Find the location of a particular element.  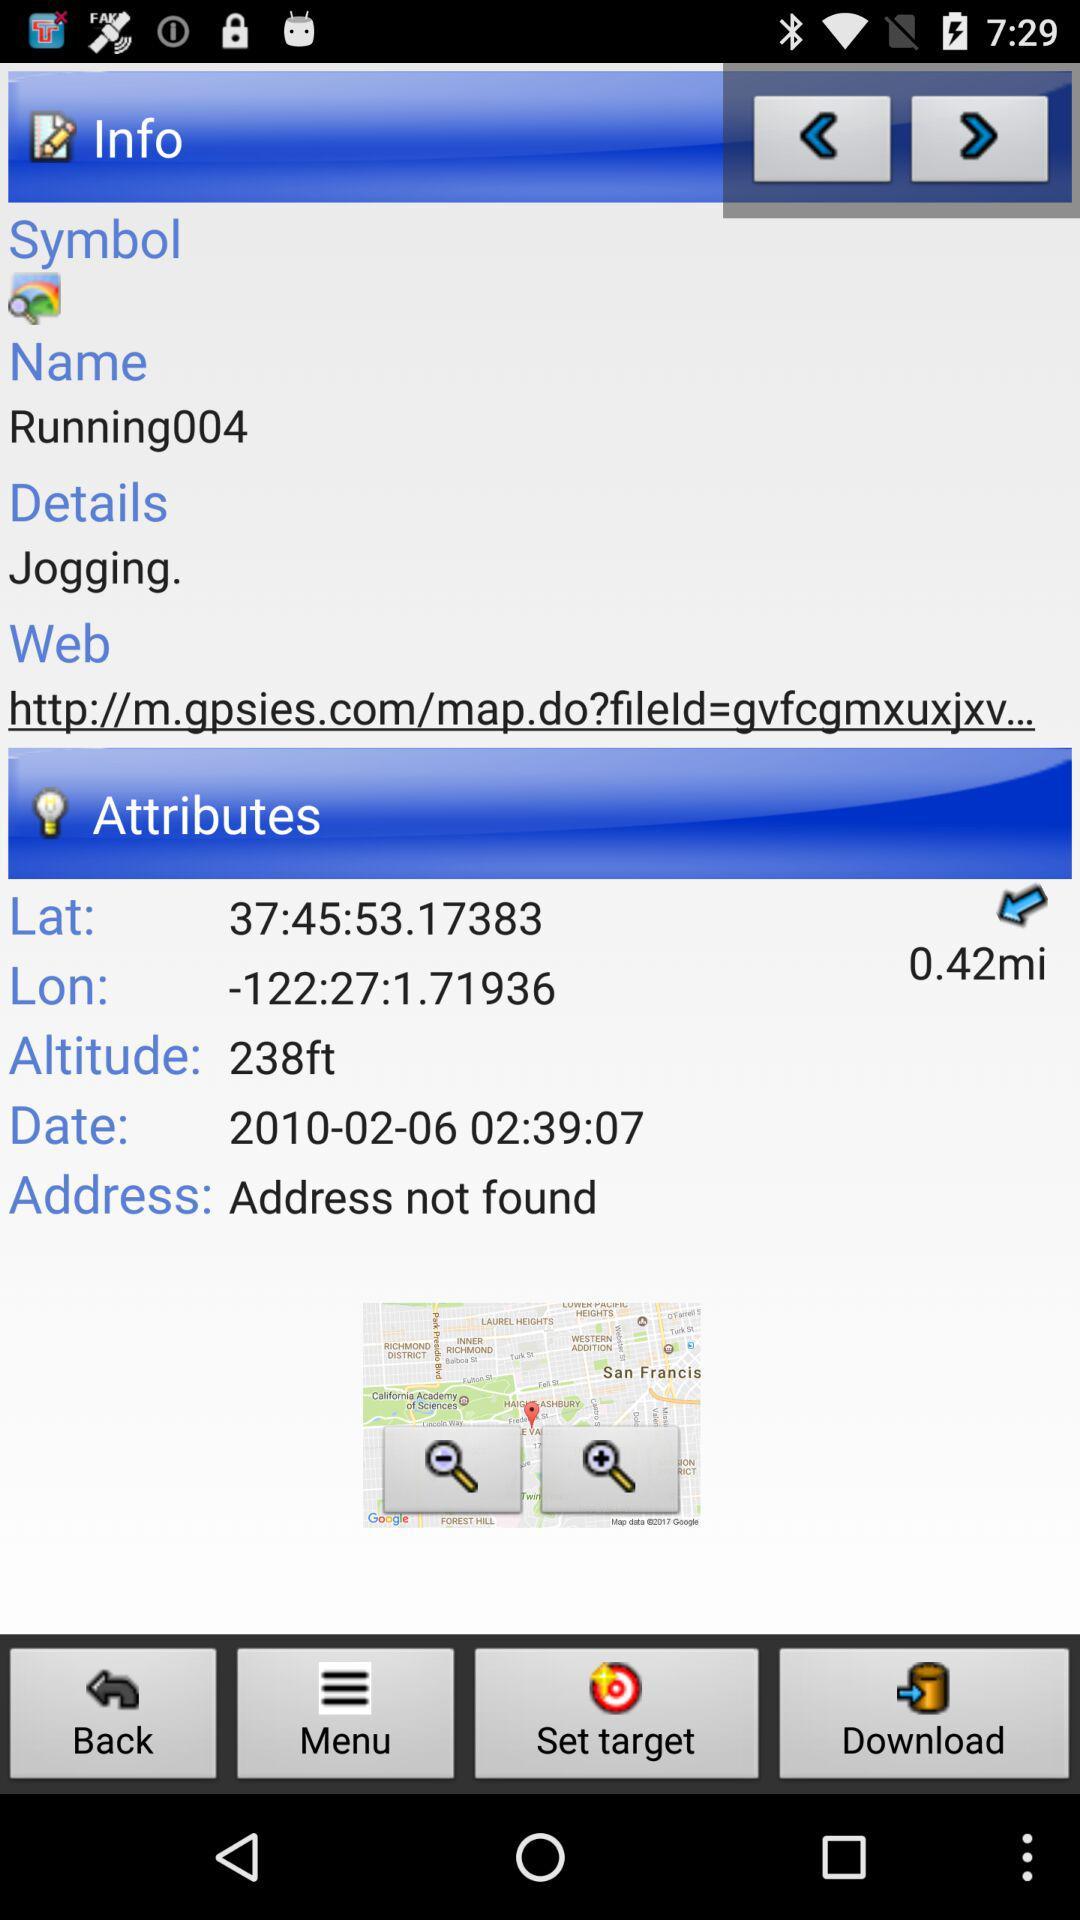

app to the right of the symbol item is located at coordinates (822, 143).